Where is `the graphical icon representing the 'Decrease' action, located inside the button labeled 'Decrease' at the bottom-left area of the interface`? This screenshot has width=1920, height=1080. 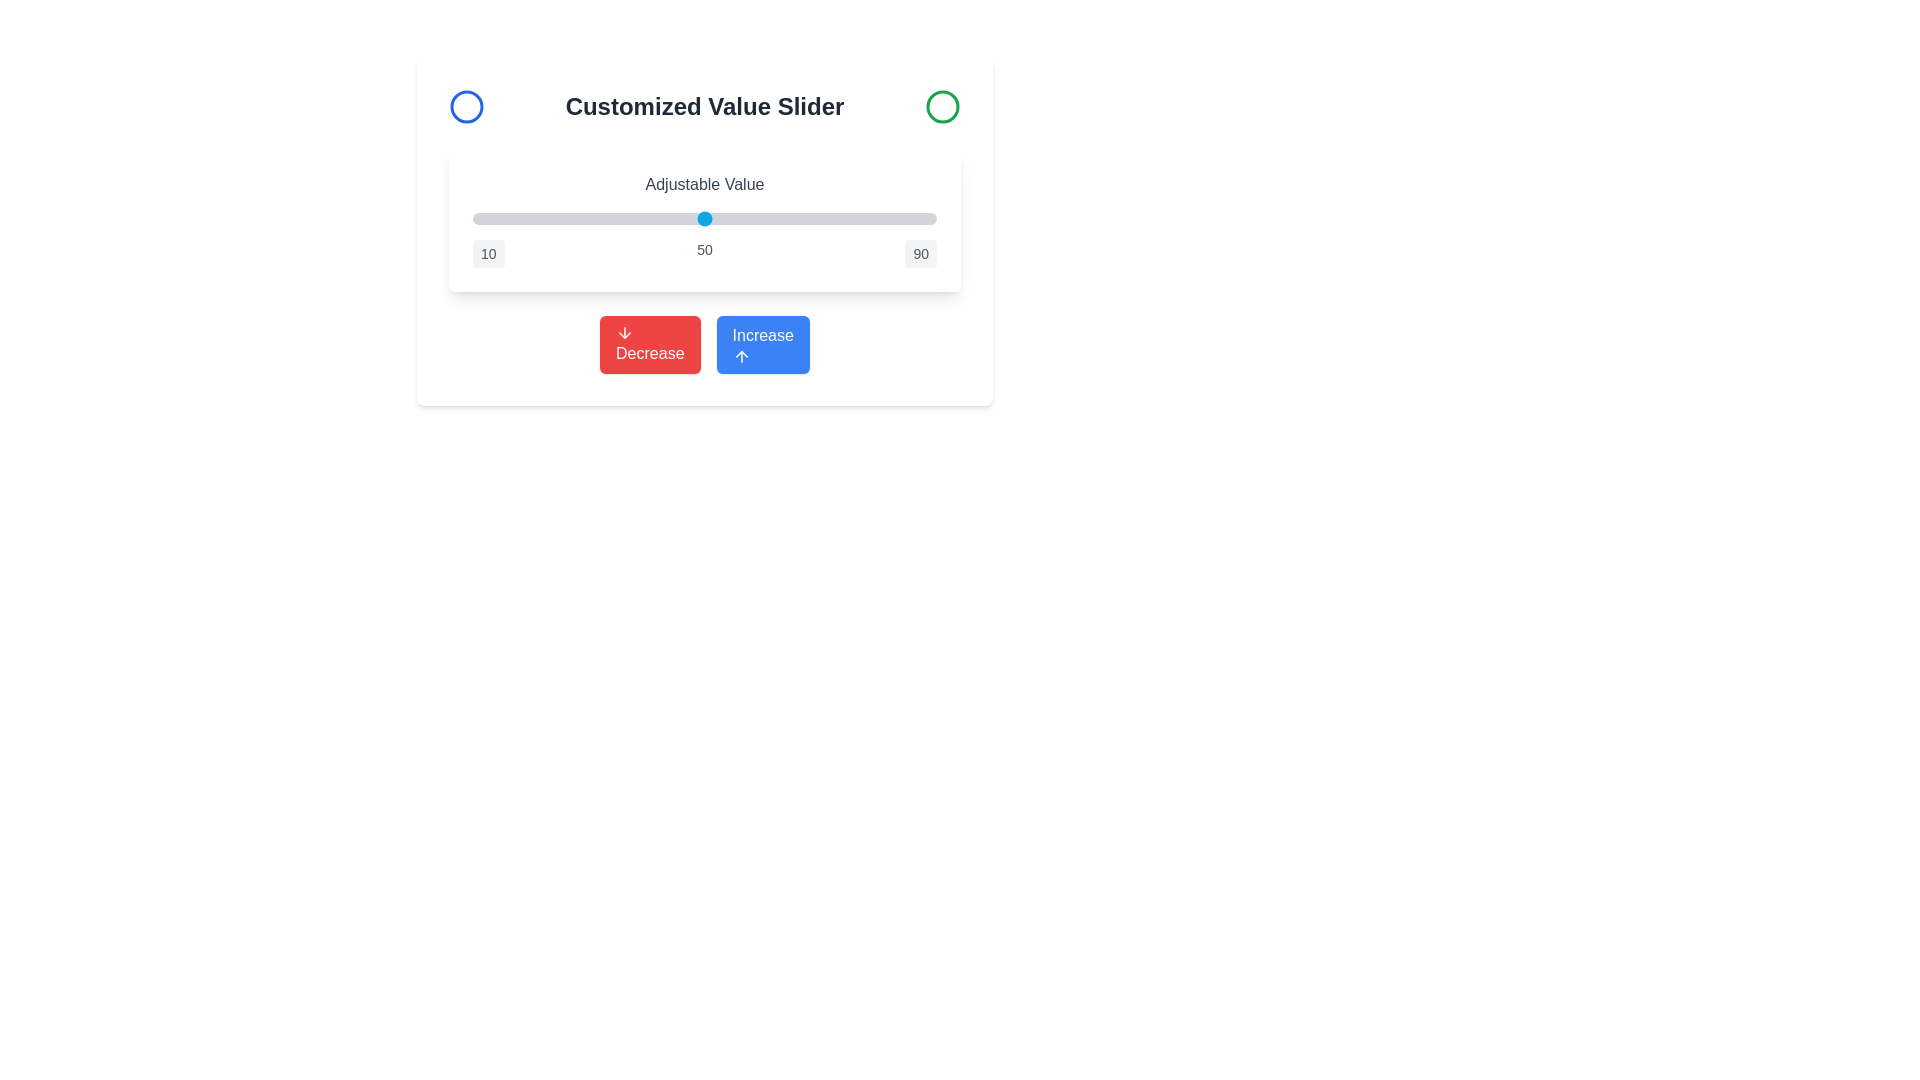
the graphical icon representing the 'Decrease' action, located inside the button labeled 'Decrease' at the bottom-left area of the interface is located at coordinates (624, 331).